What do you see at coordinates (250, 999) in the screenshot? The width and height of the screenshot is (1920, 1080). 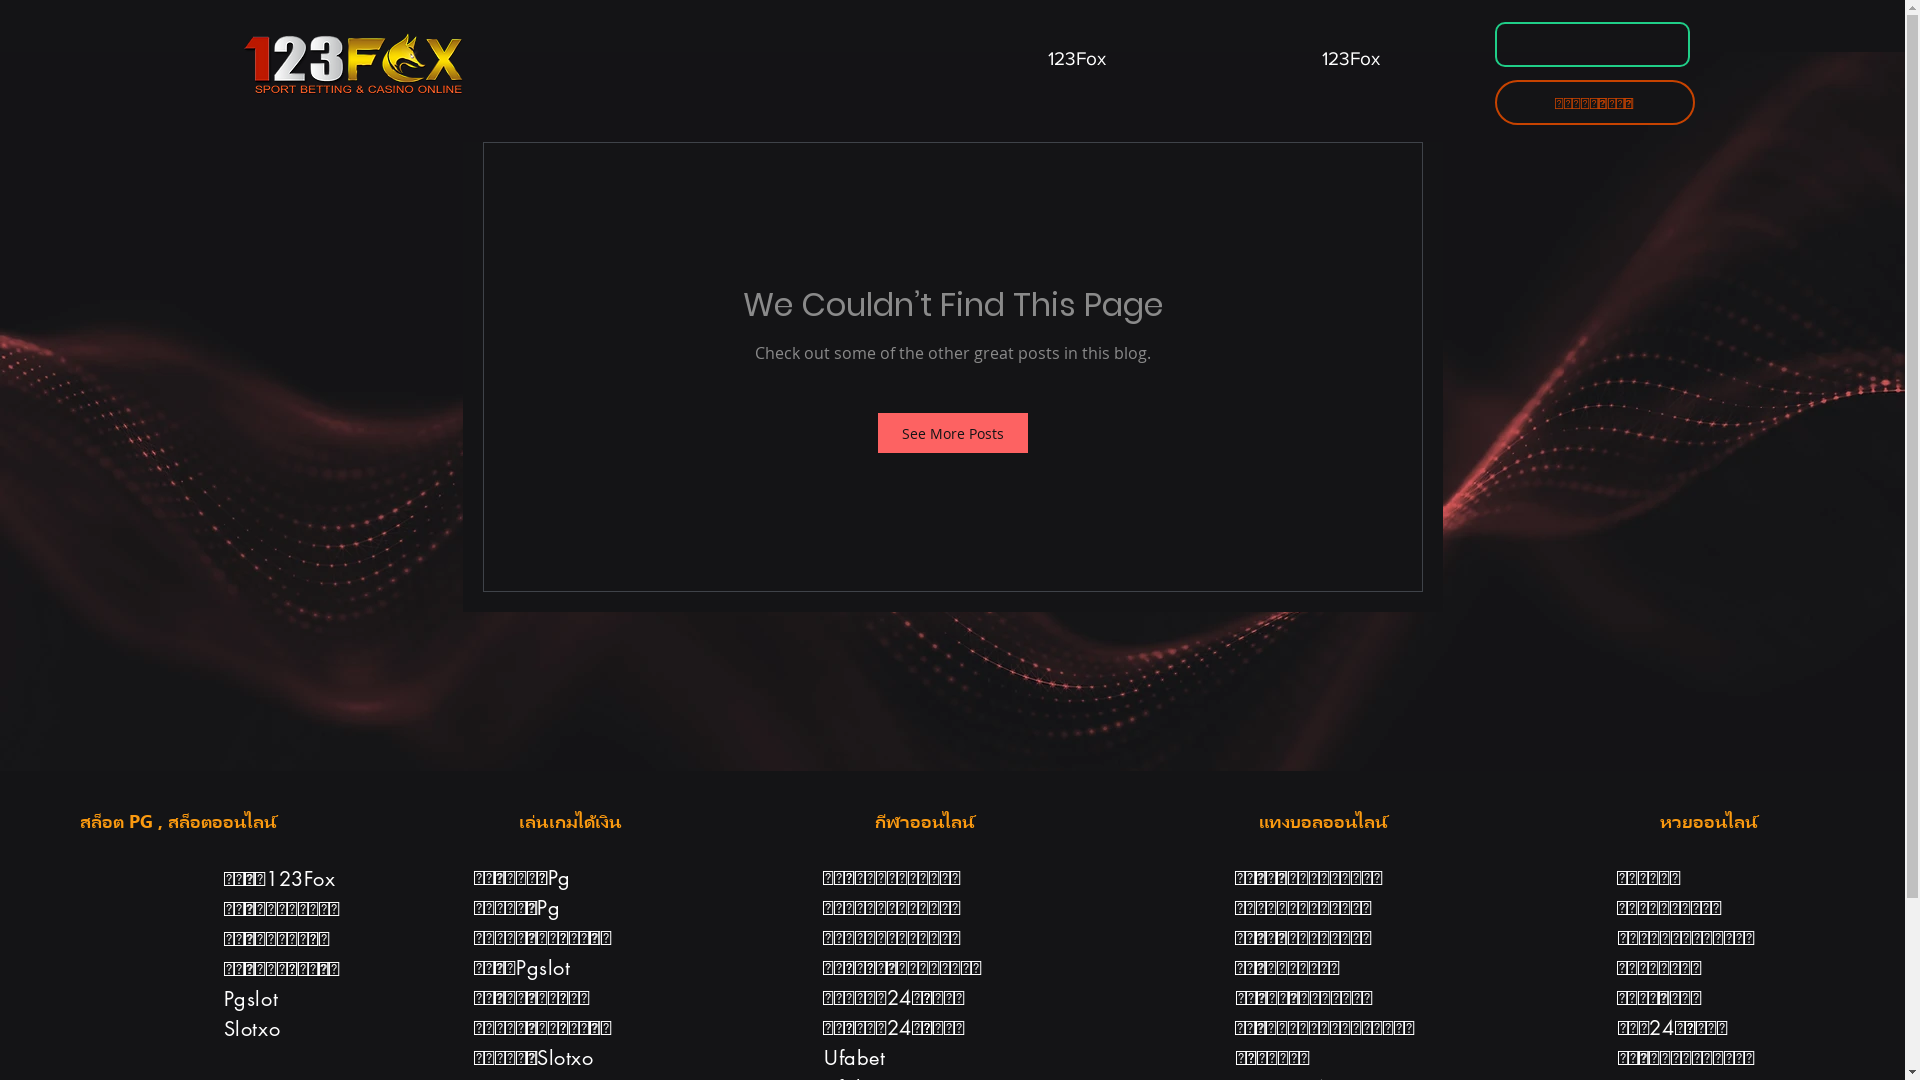 I see `'Pgslot'` at bounding box center [250, 999].